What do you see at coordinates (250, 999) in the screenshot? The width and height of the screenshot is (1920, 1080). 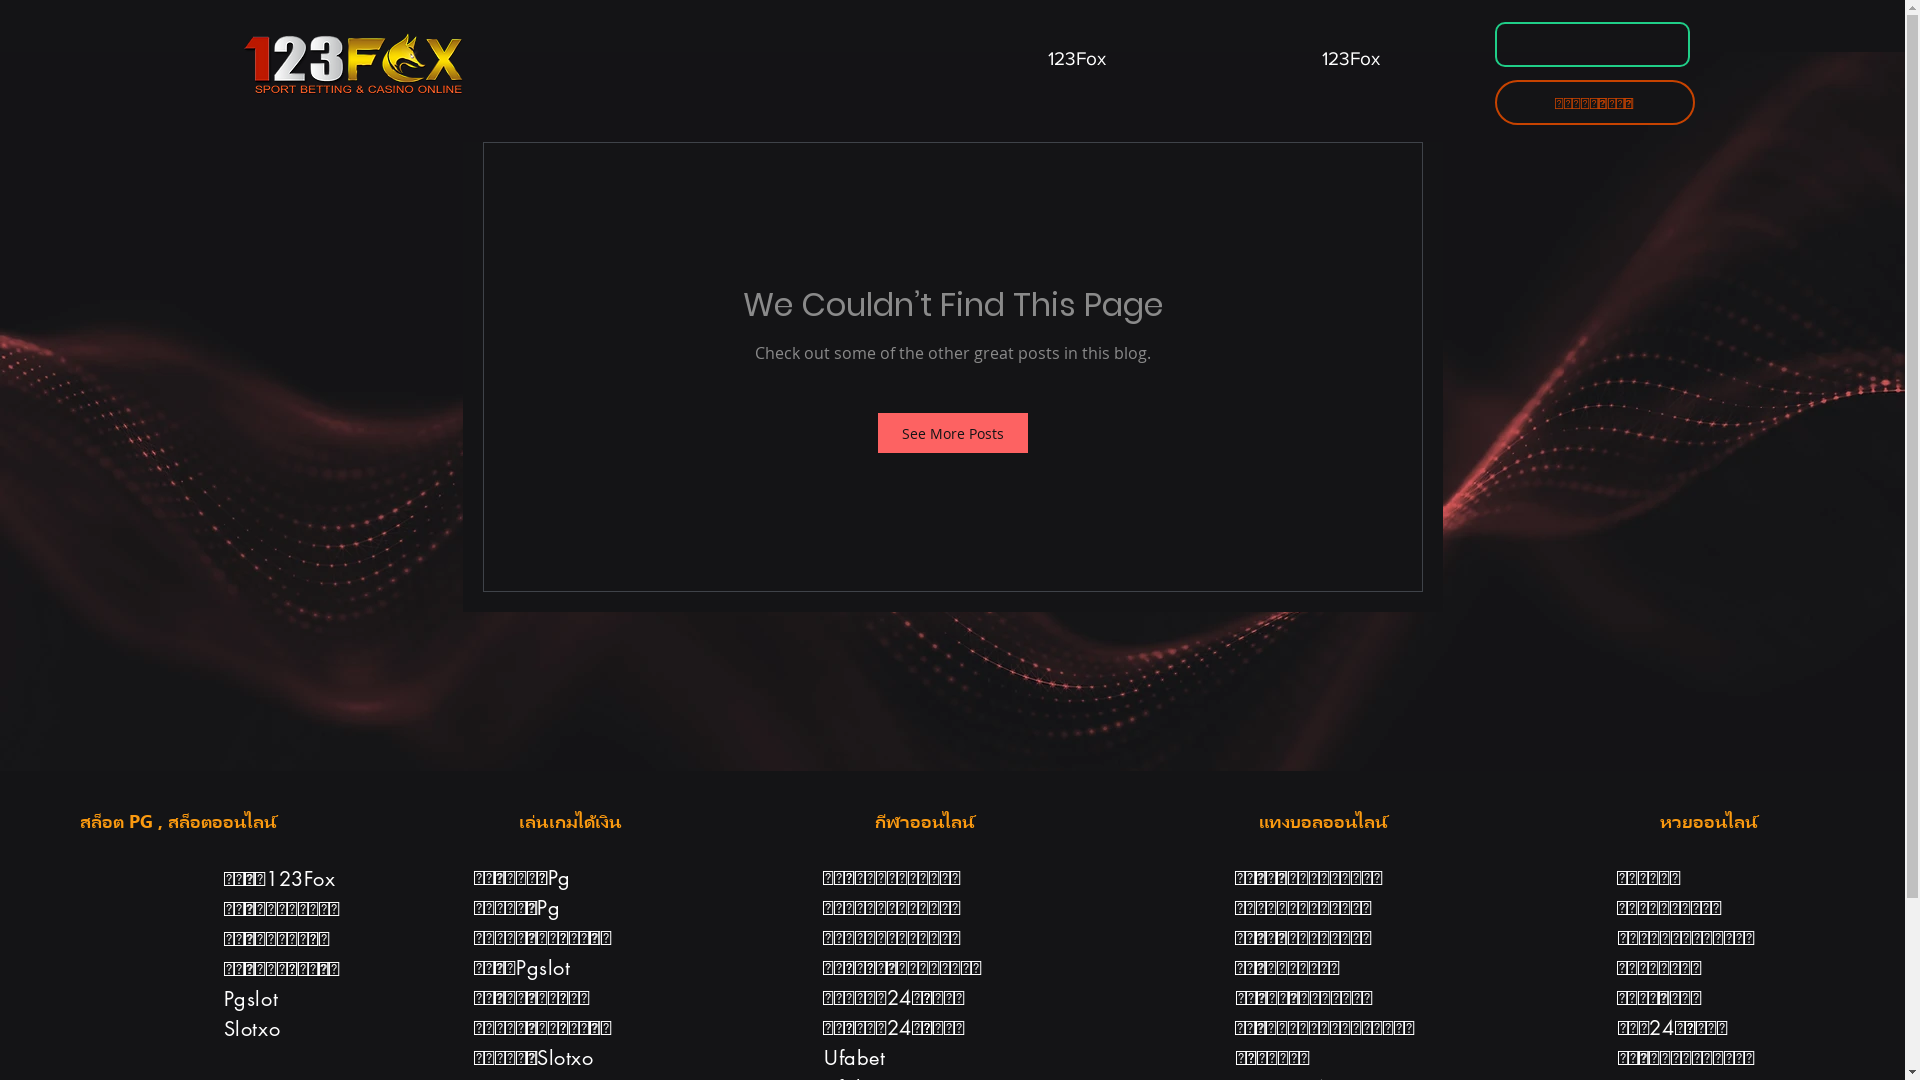 I see `'Pgslot'` at bounding box center [250, 999].